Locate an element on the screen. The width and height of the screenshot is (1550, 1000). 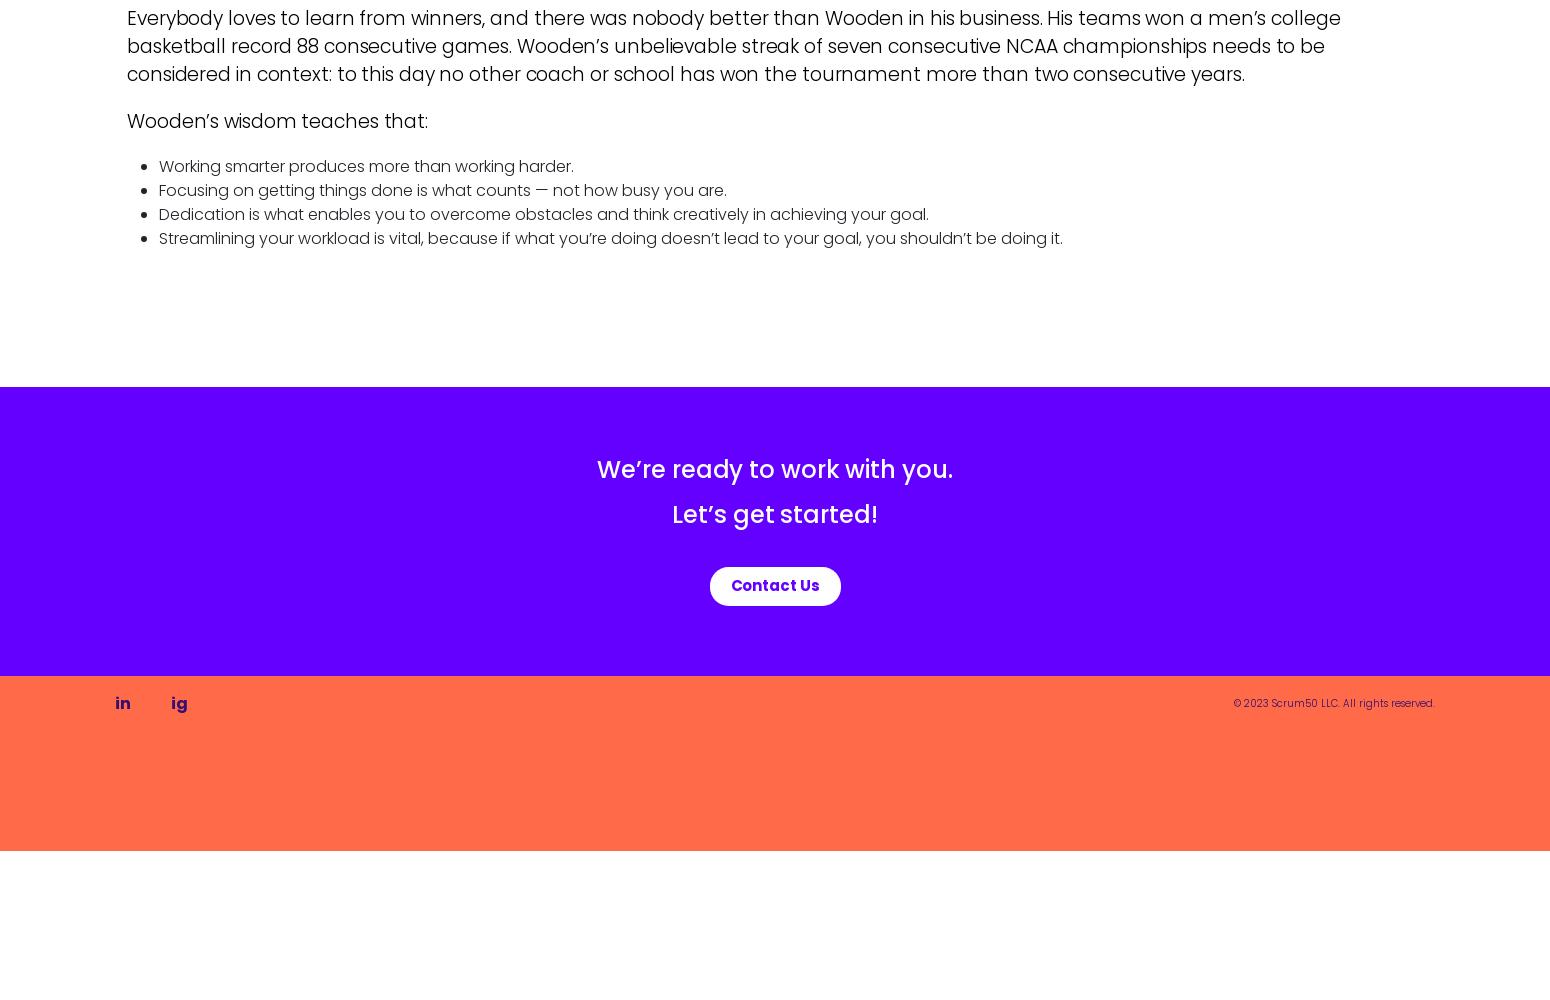
'ig' is located at coordinates (178, 701).